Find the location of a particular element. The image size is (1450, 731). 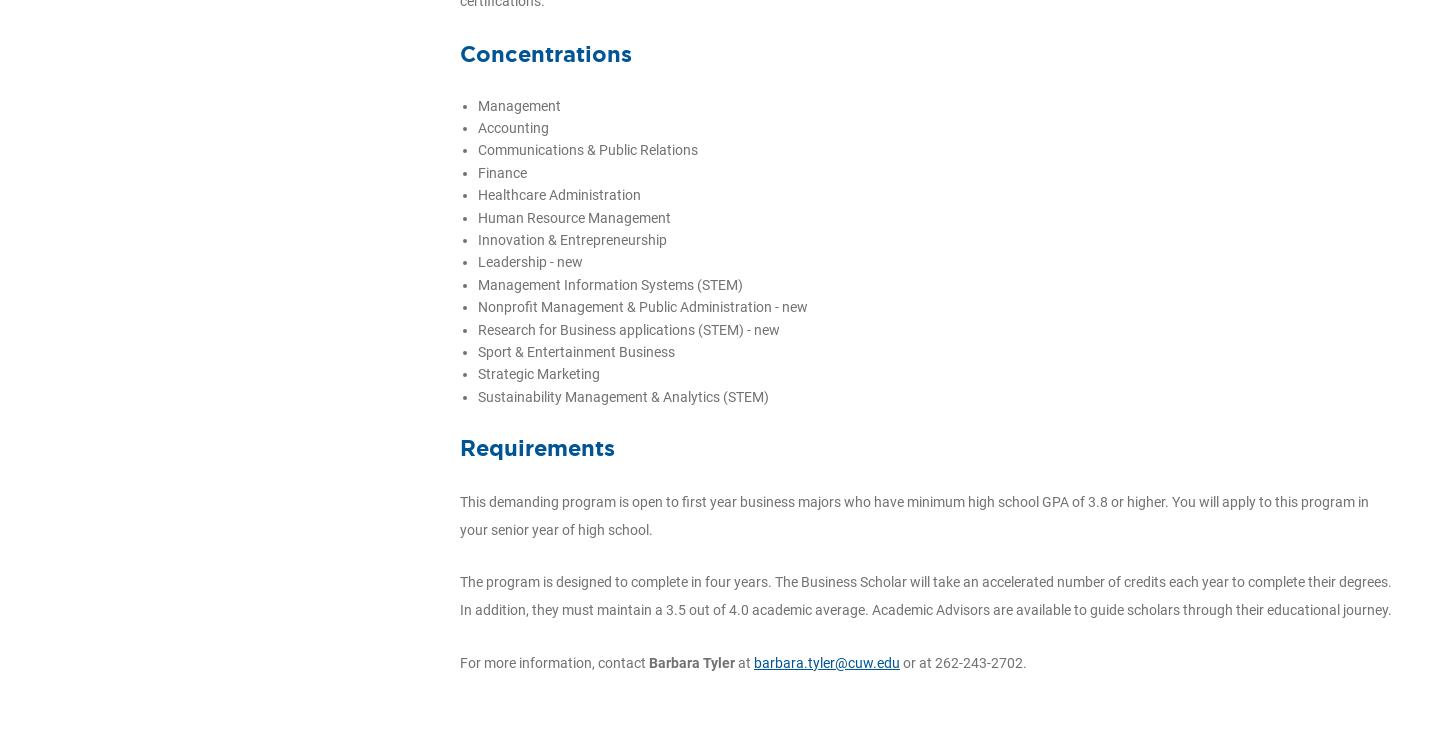

'For more information, contact' is located at coordinates (554, 661).